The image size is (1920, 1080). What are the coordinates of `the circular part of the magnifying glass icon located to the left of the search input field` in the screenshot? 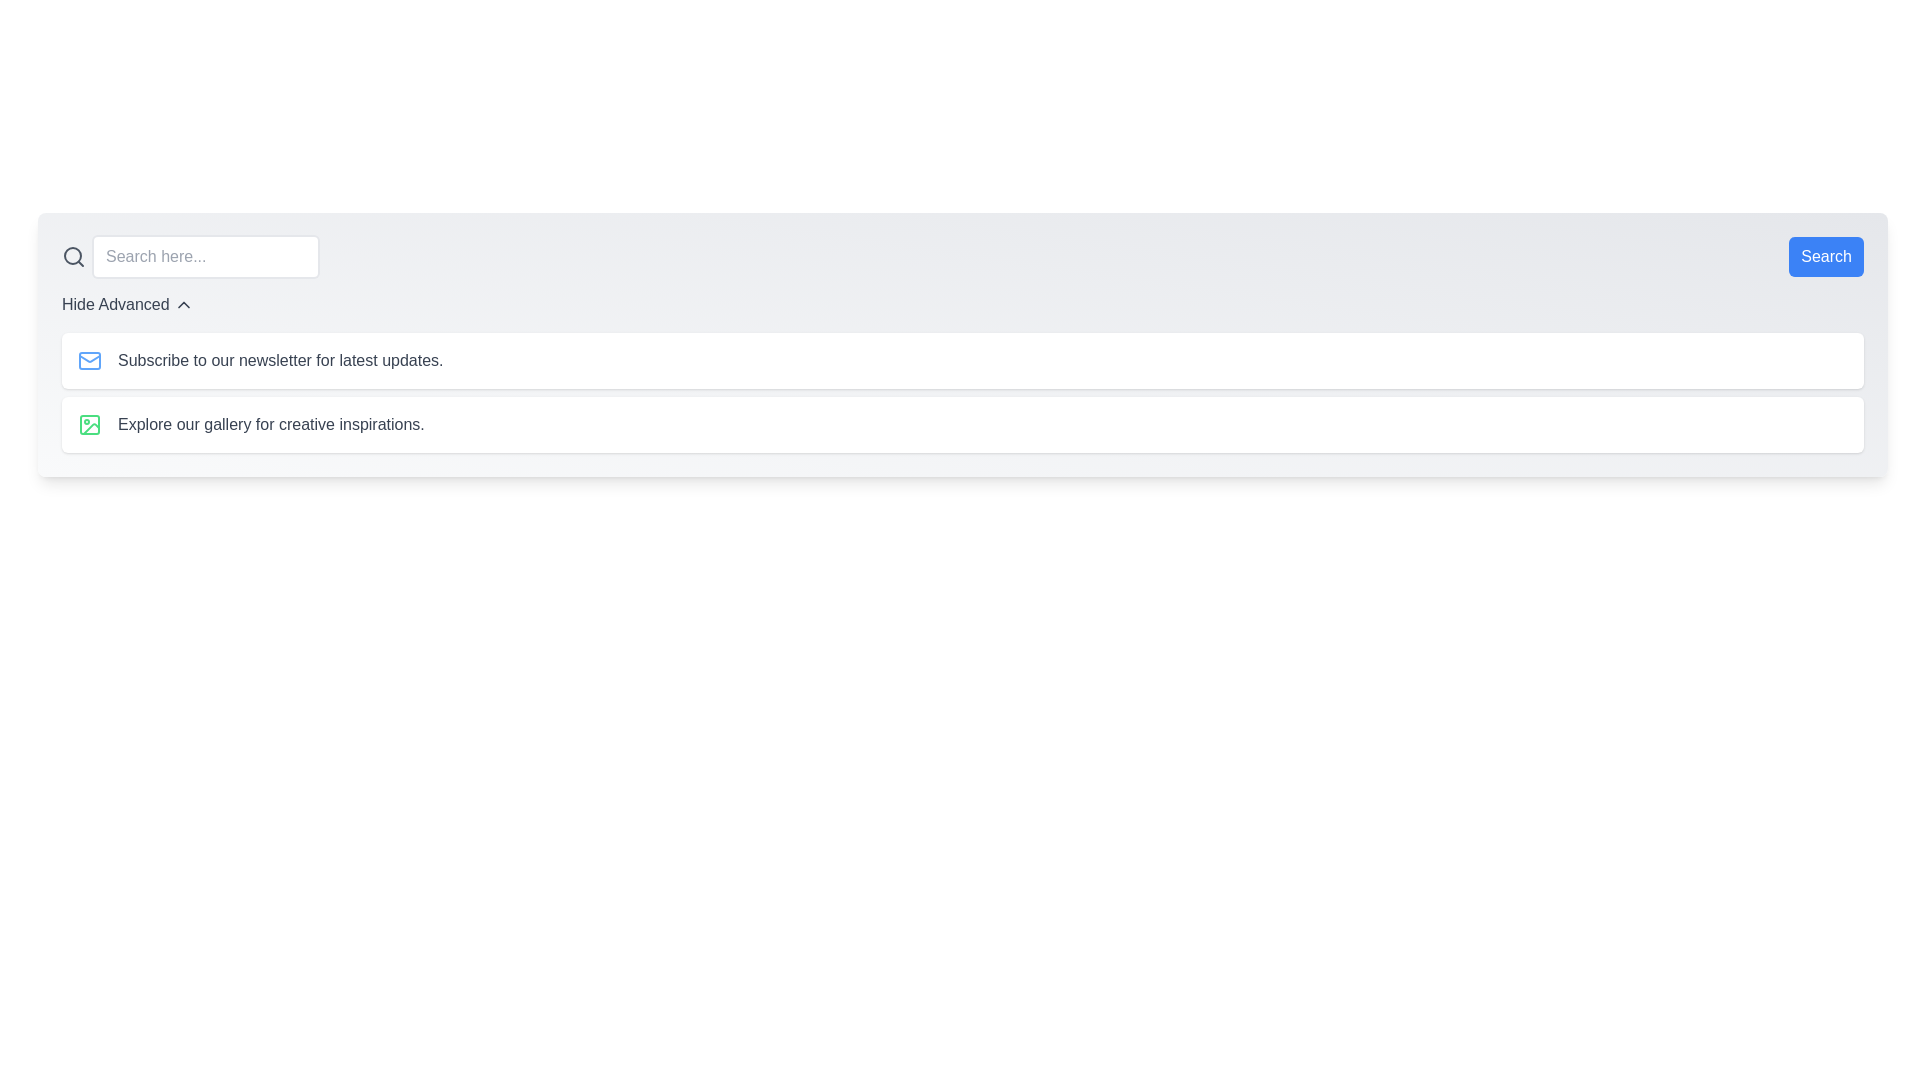 It's located at (72, 254).